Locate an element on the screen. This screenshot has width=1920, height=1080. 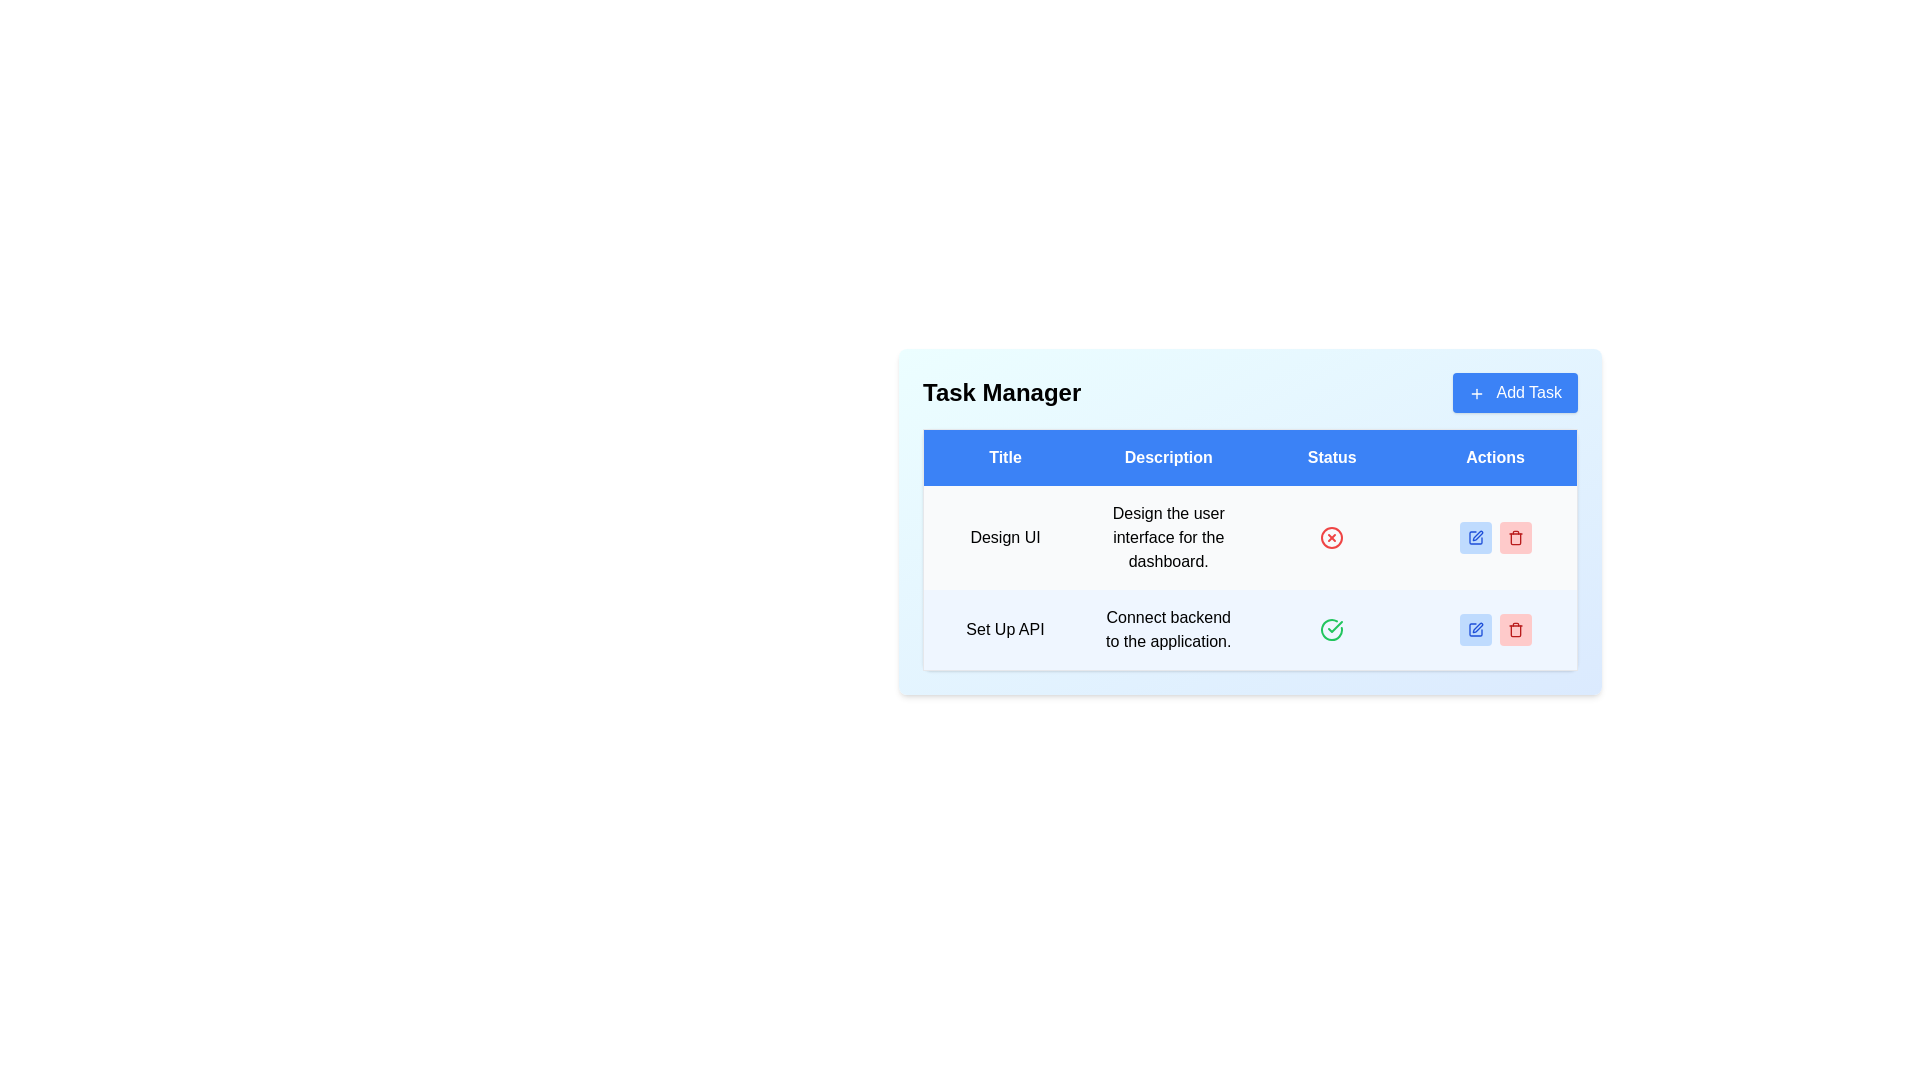
the edit icon button, which is a curved rectangular icon with a pen tip design located in the Actions column of the second row in the table is located at coordinates (1477, 627).